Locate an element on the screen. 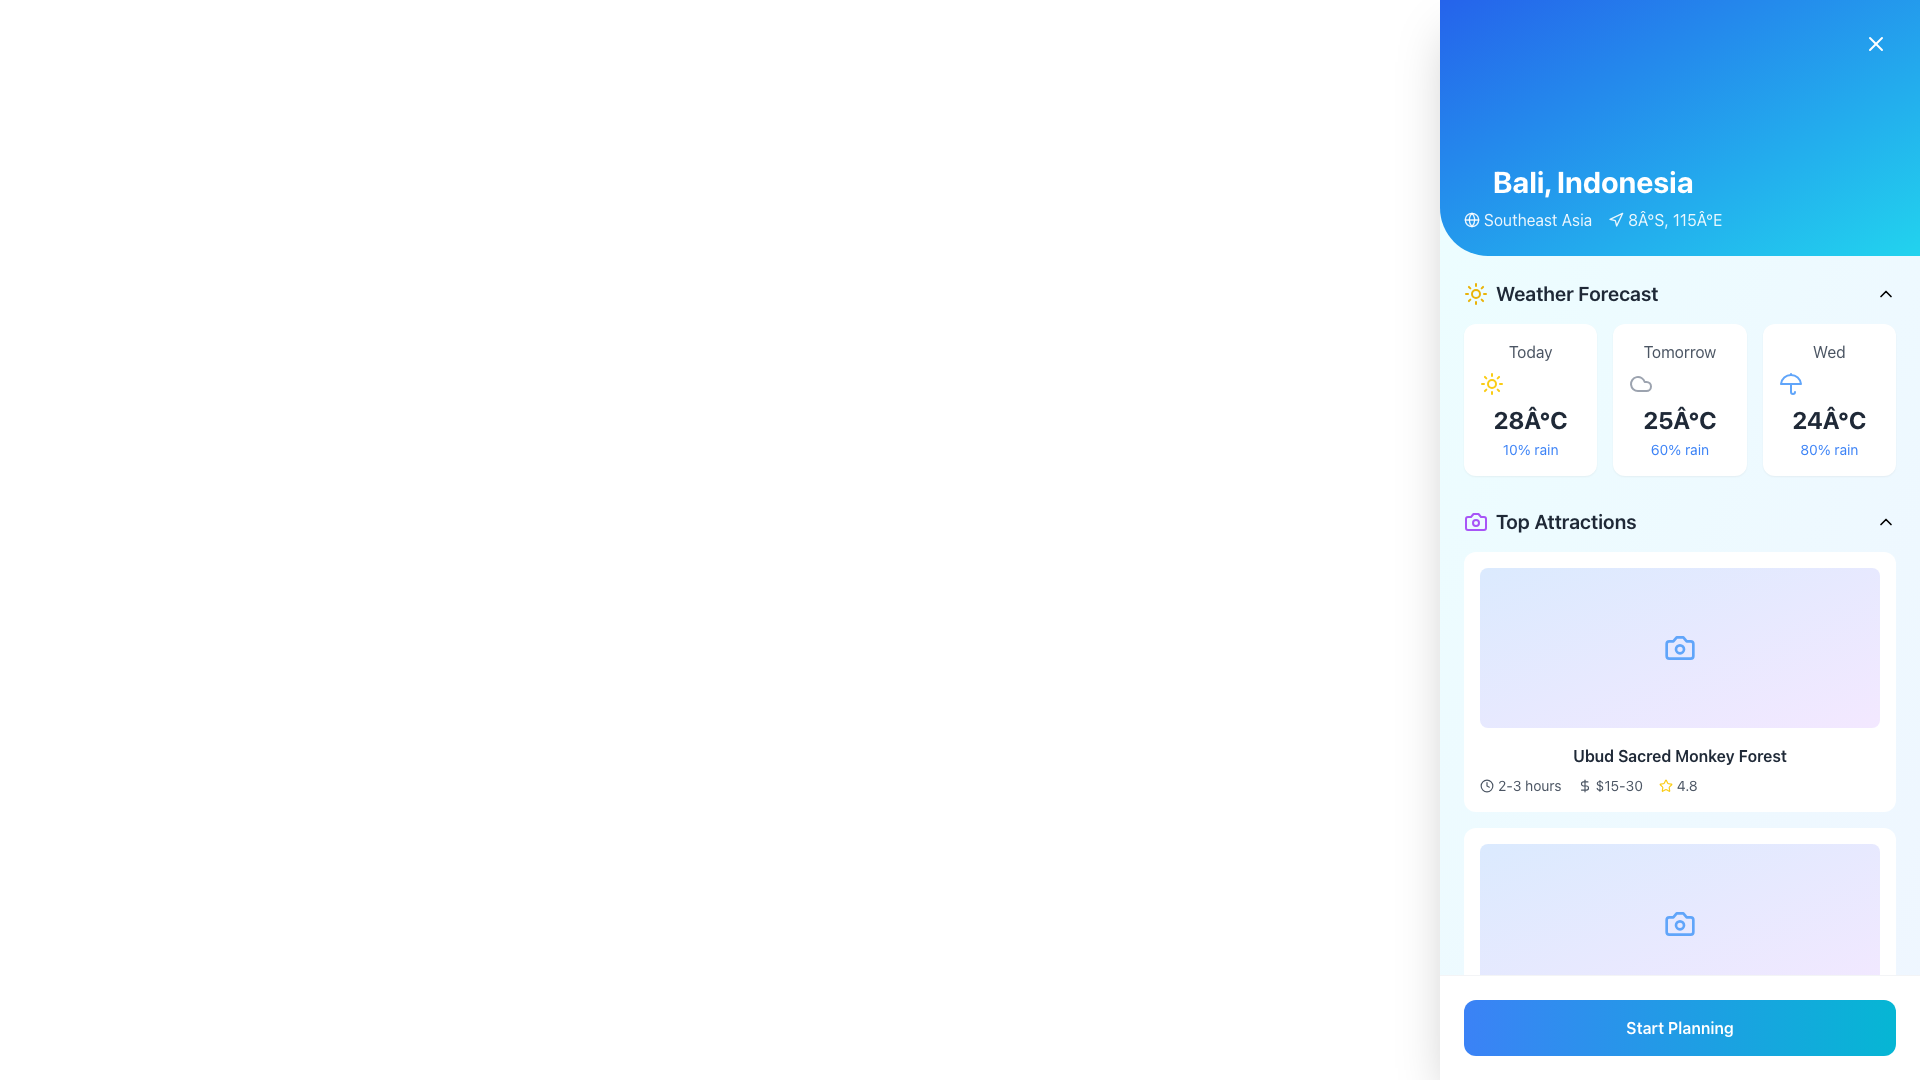 The image size is (1920, 1080). the metadata element providing duration, pricing, and rating information about 'Tanah Lot Temple', located in the 'Top Attractions' section, below the title of the attraction is located at coordinates (1680, 1060).